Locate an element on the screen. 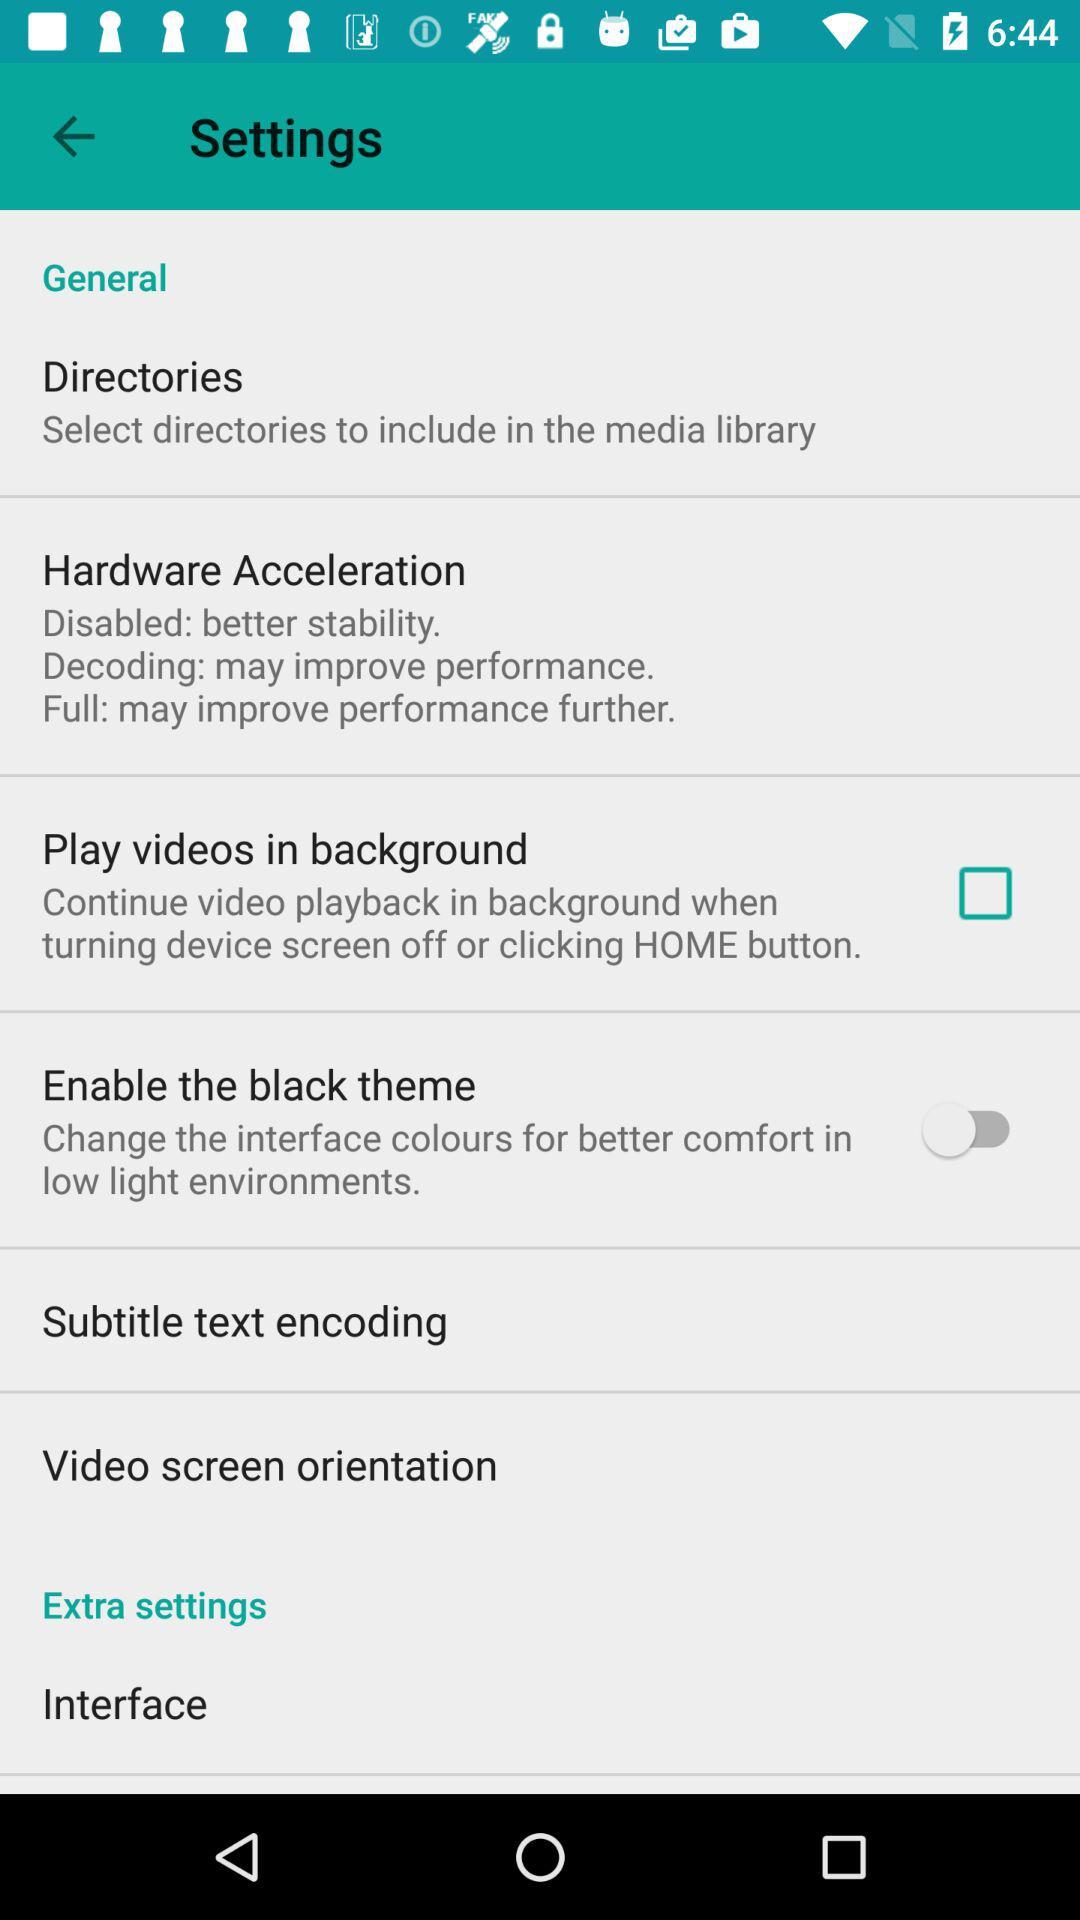  the item below continue video playback app is located at coordinates (258, 1082).